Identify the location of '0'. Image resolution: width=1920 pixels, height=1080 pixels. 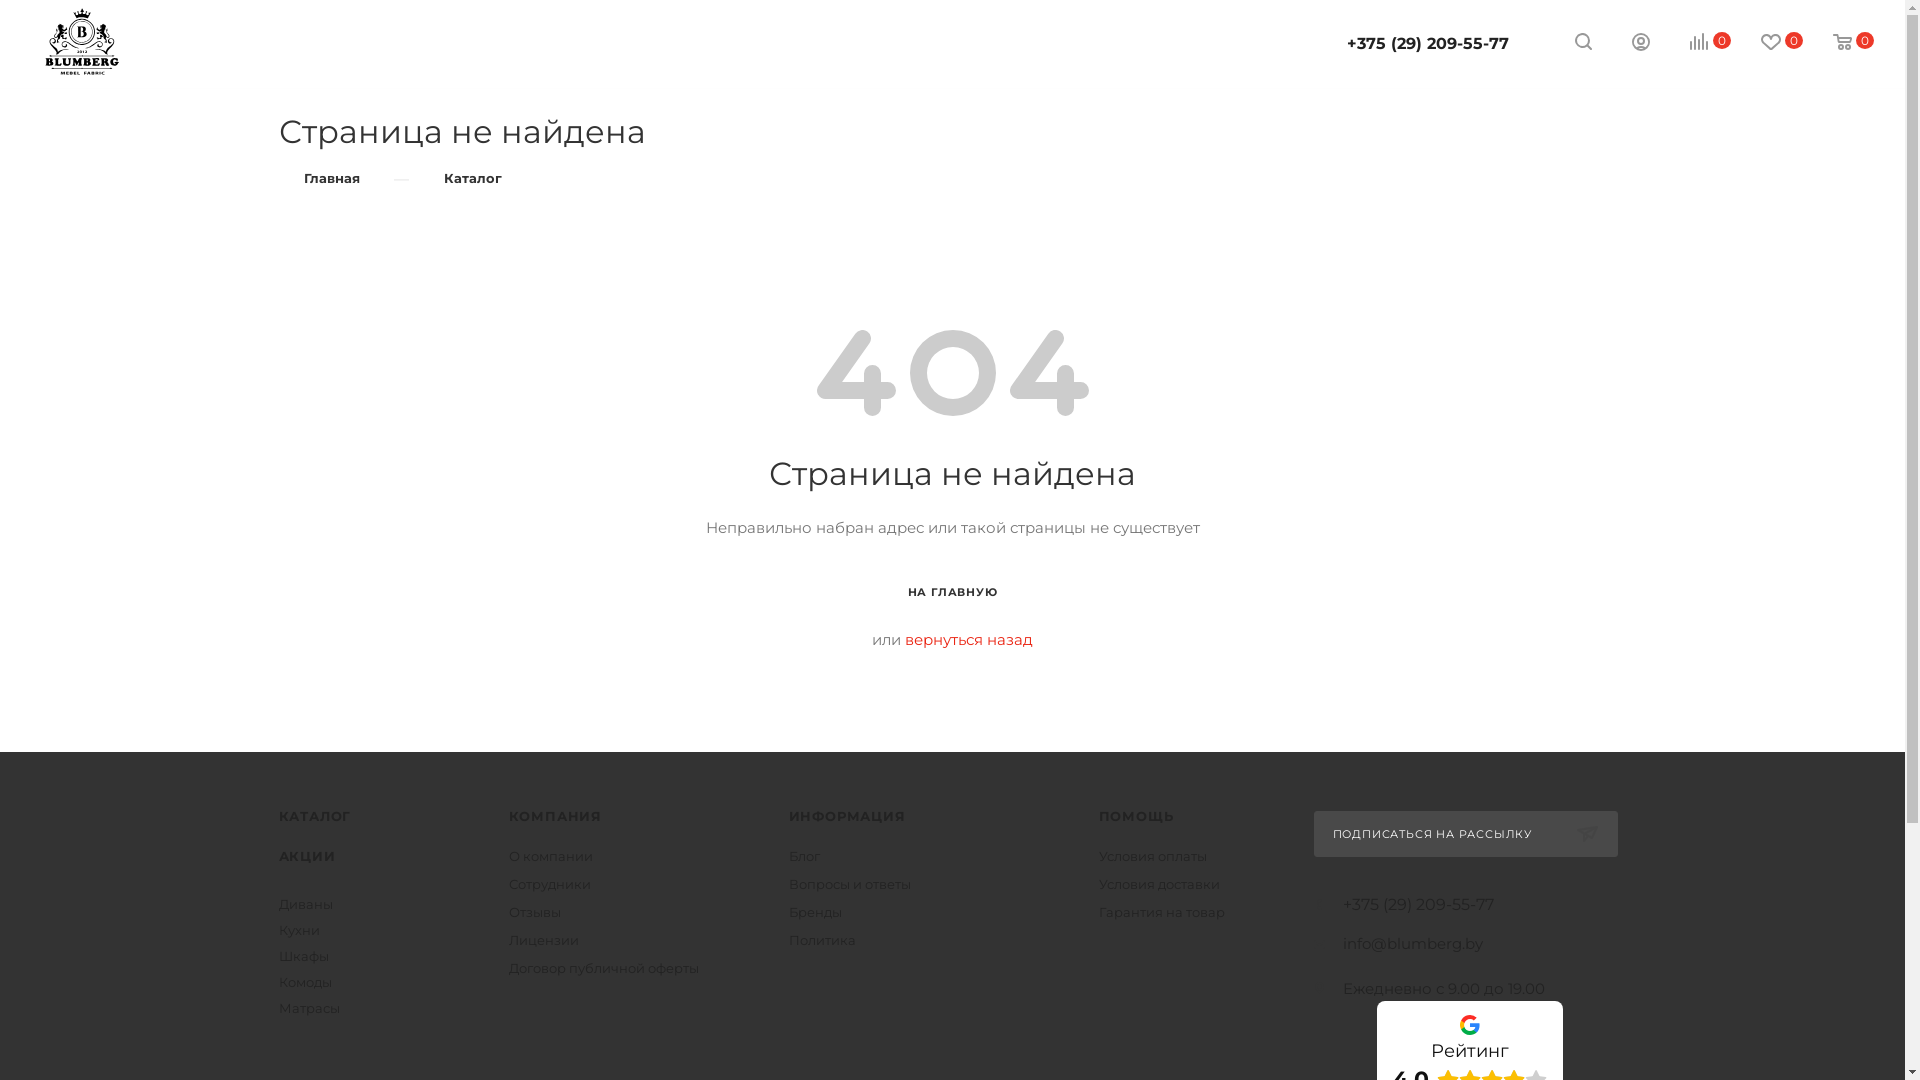
(1695, 42).